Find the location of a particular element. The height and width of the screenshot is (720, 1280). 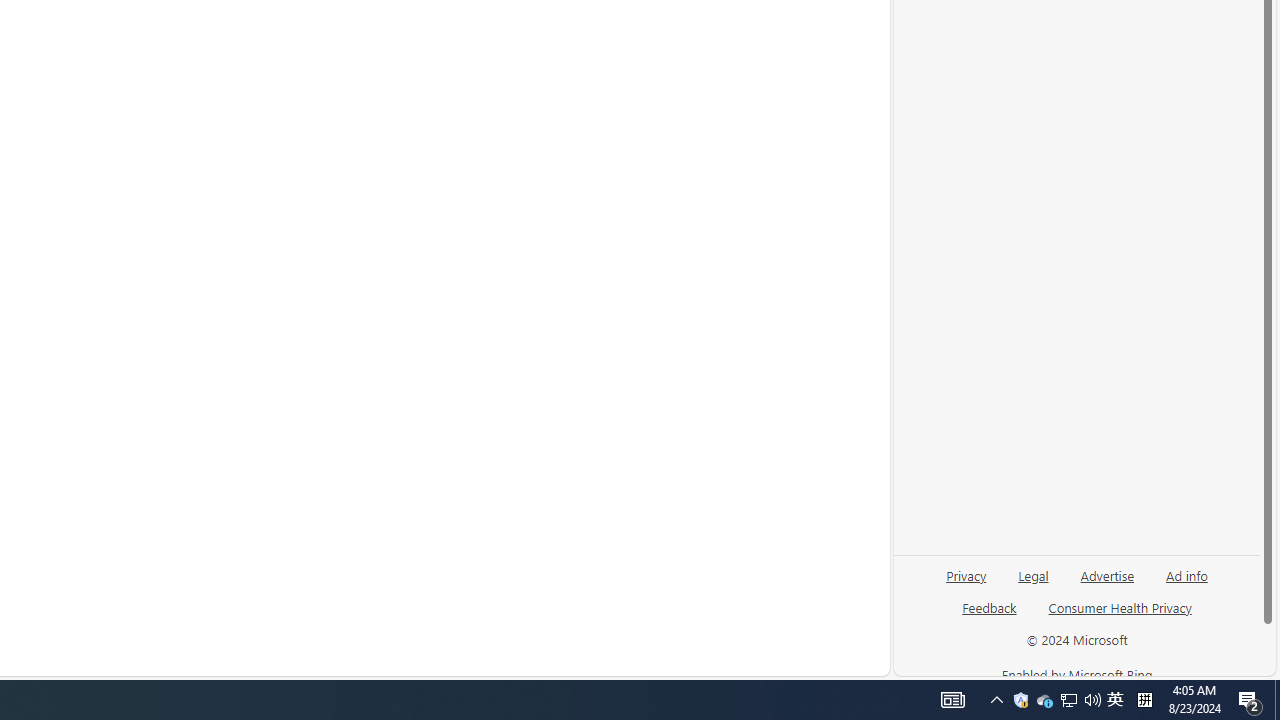

'Consumer Health Privacy' is located at coordinates (1120, 614).